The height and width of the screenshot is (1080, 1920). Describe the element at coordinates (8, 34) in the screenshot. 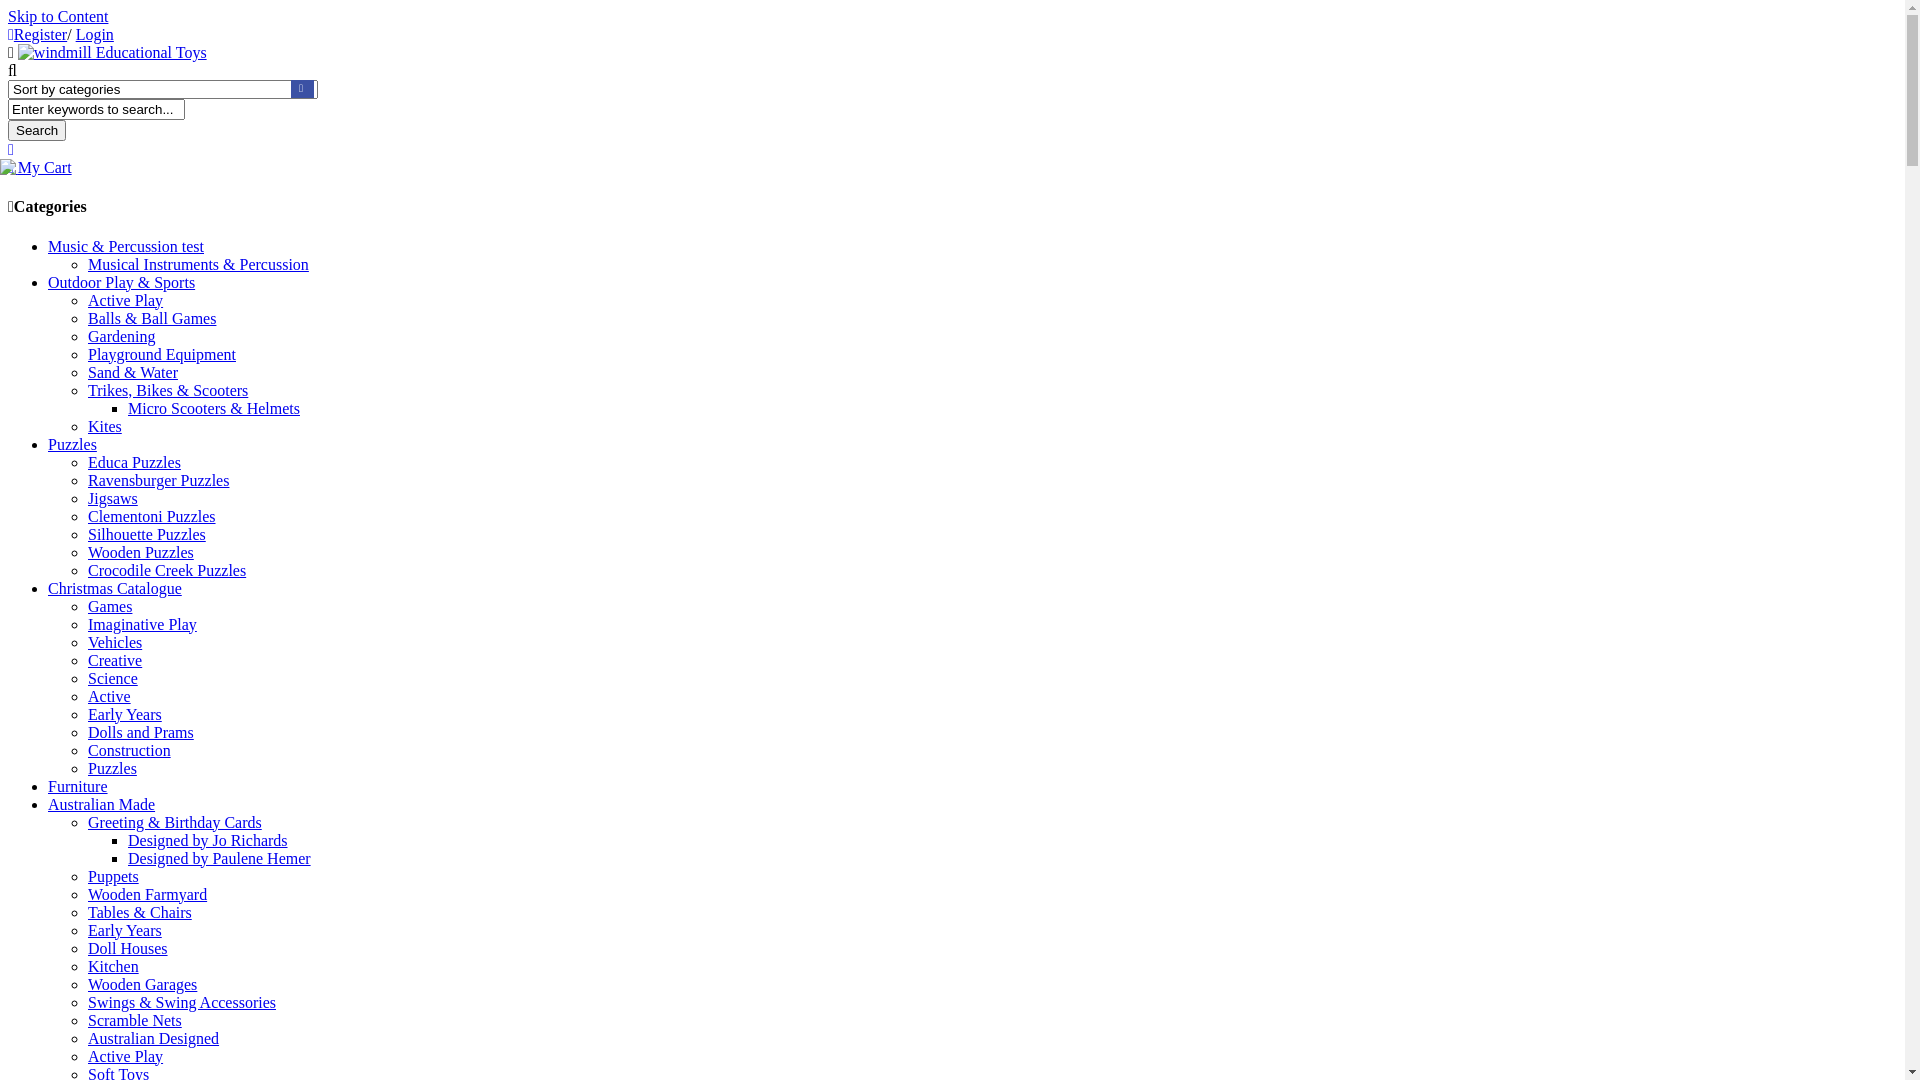

I see `'Register'` at that location.